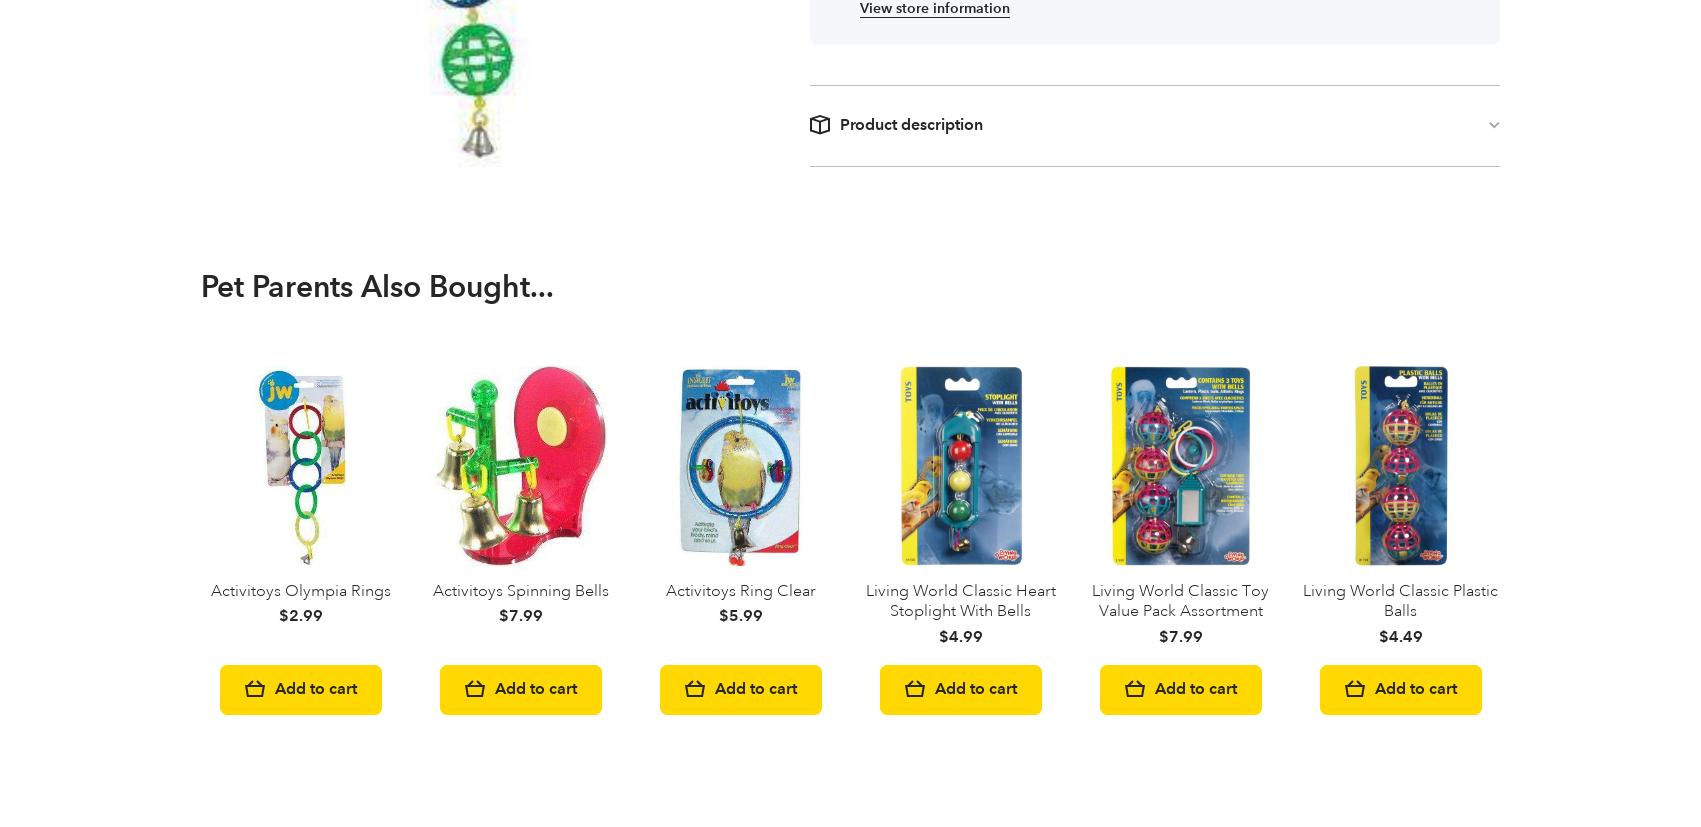 This screenshot has height=827, width=1701. Describe the element at coordinates (740, 181) in the screenshot. I see `'Pickup available, usually ready in 24 hours'` at that location.